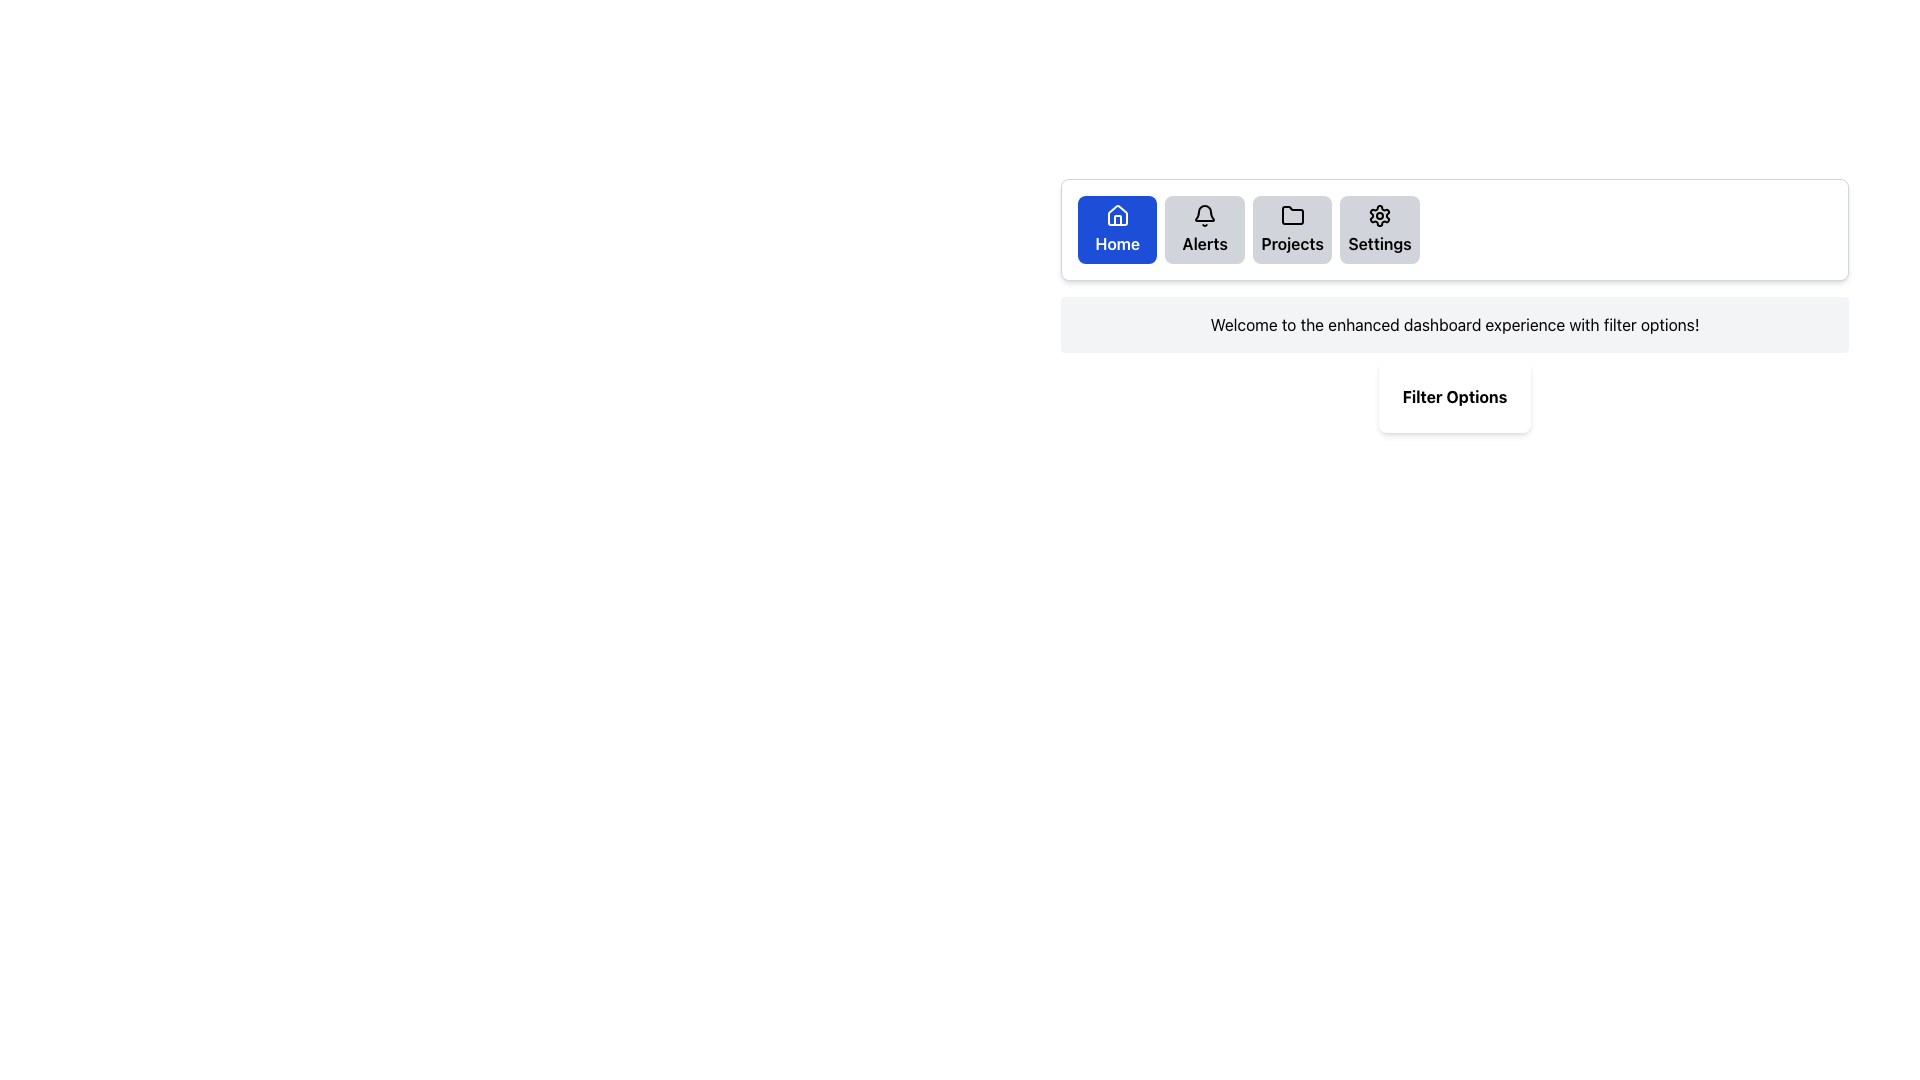 The image size is (1920, 1080). I want to click on any button located within the navigation bar at the top-center of the interface, so click(1454, 229).